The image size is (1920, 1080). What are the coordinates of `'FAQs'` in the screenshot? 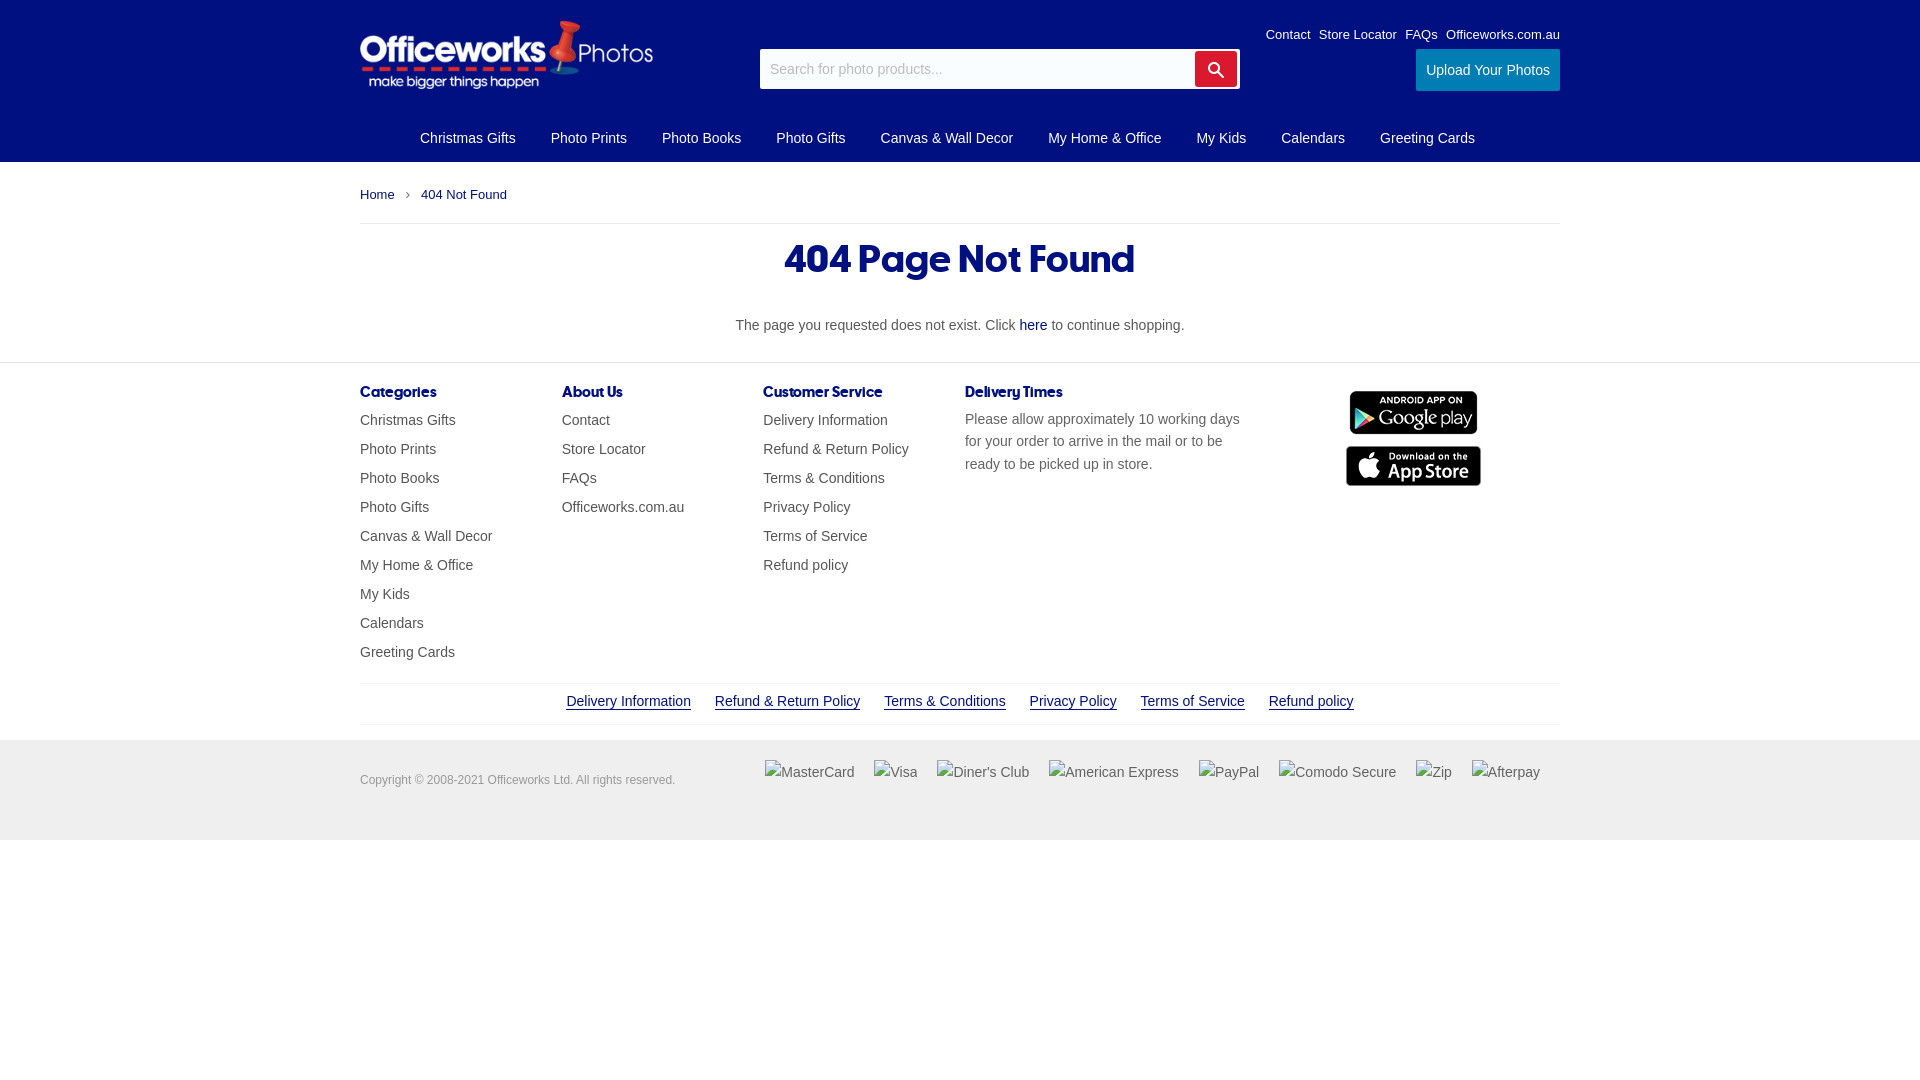 It's located at (1420, 34).